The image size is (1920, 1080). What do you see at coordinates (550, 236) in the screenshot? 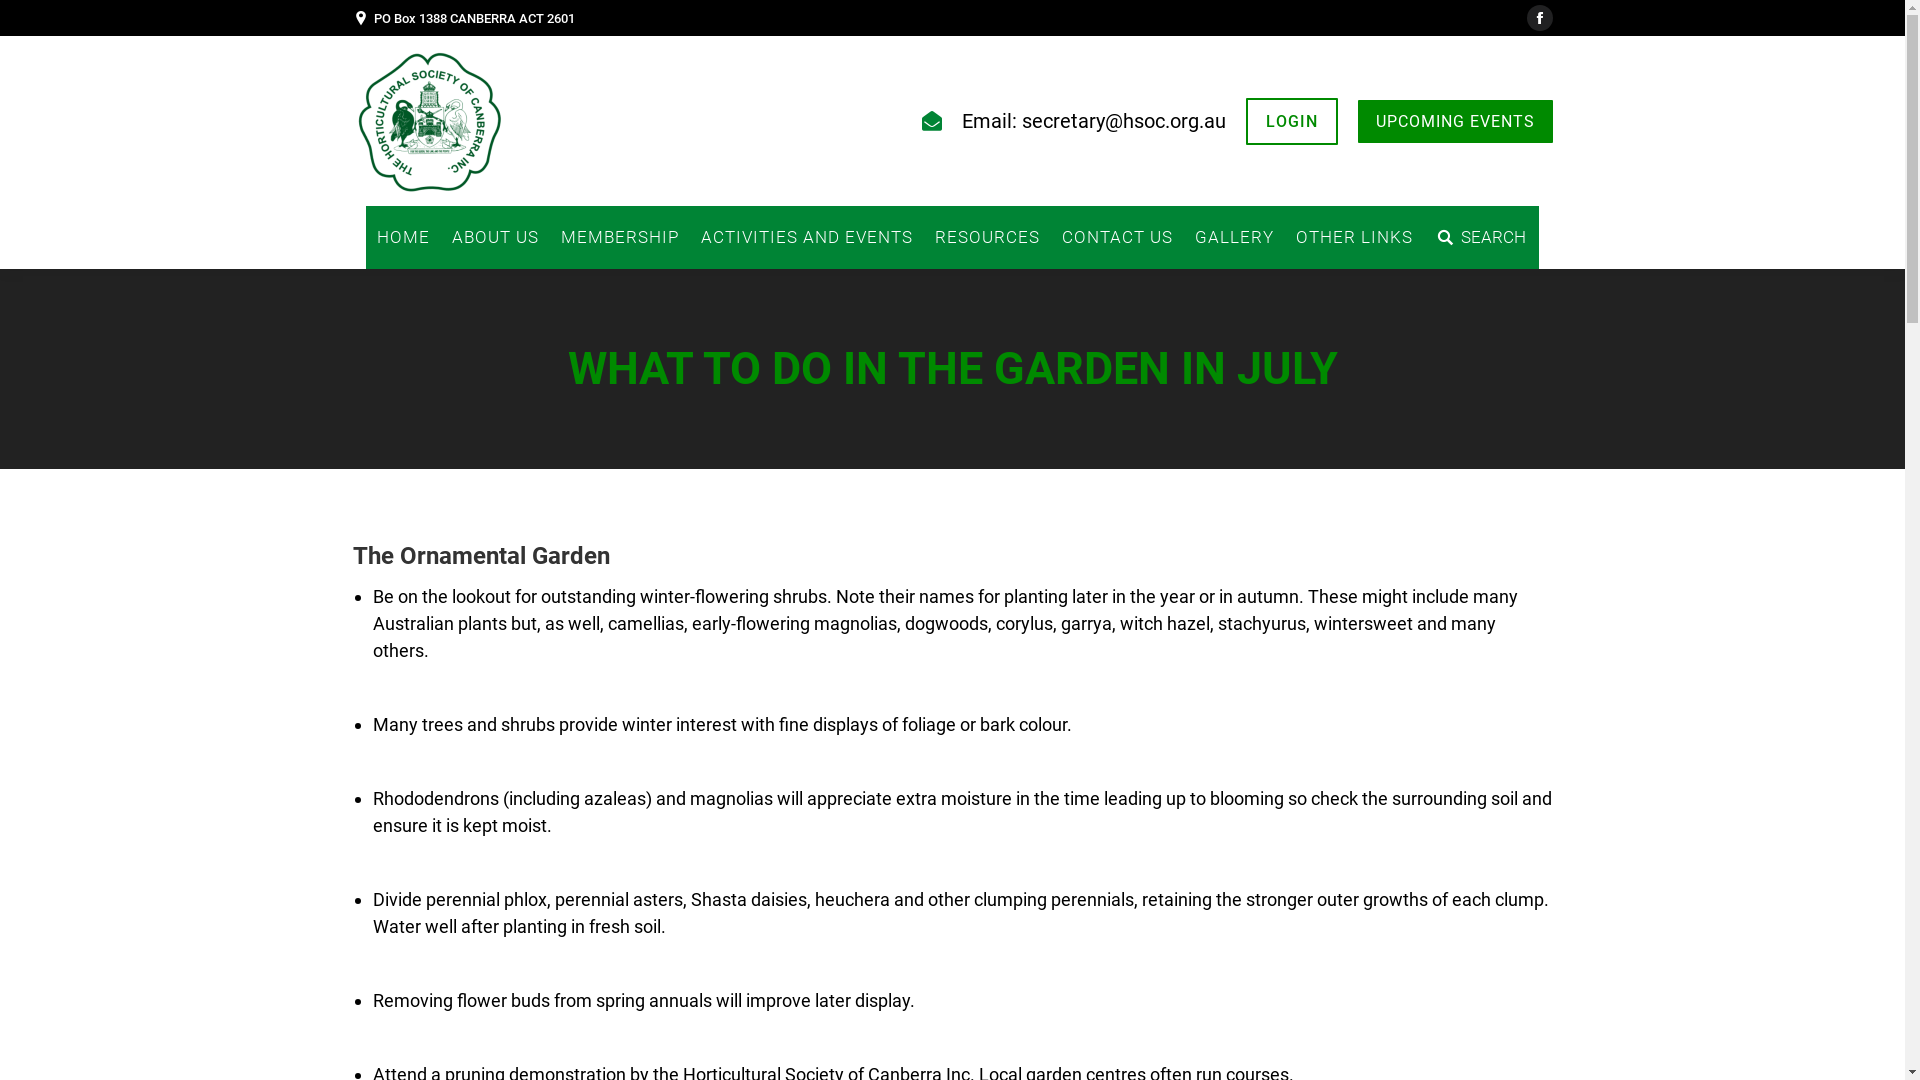
I see `'MEMBERSHIP'` at bounding box center [550, 236].